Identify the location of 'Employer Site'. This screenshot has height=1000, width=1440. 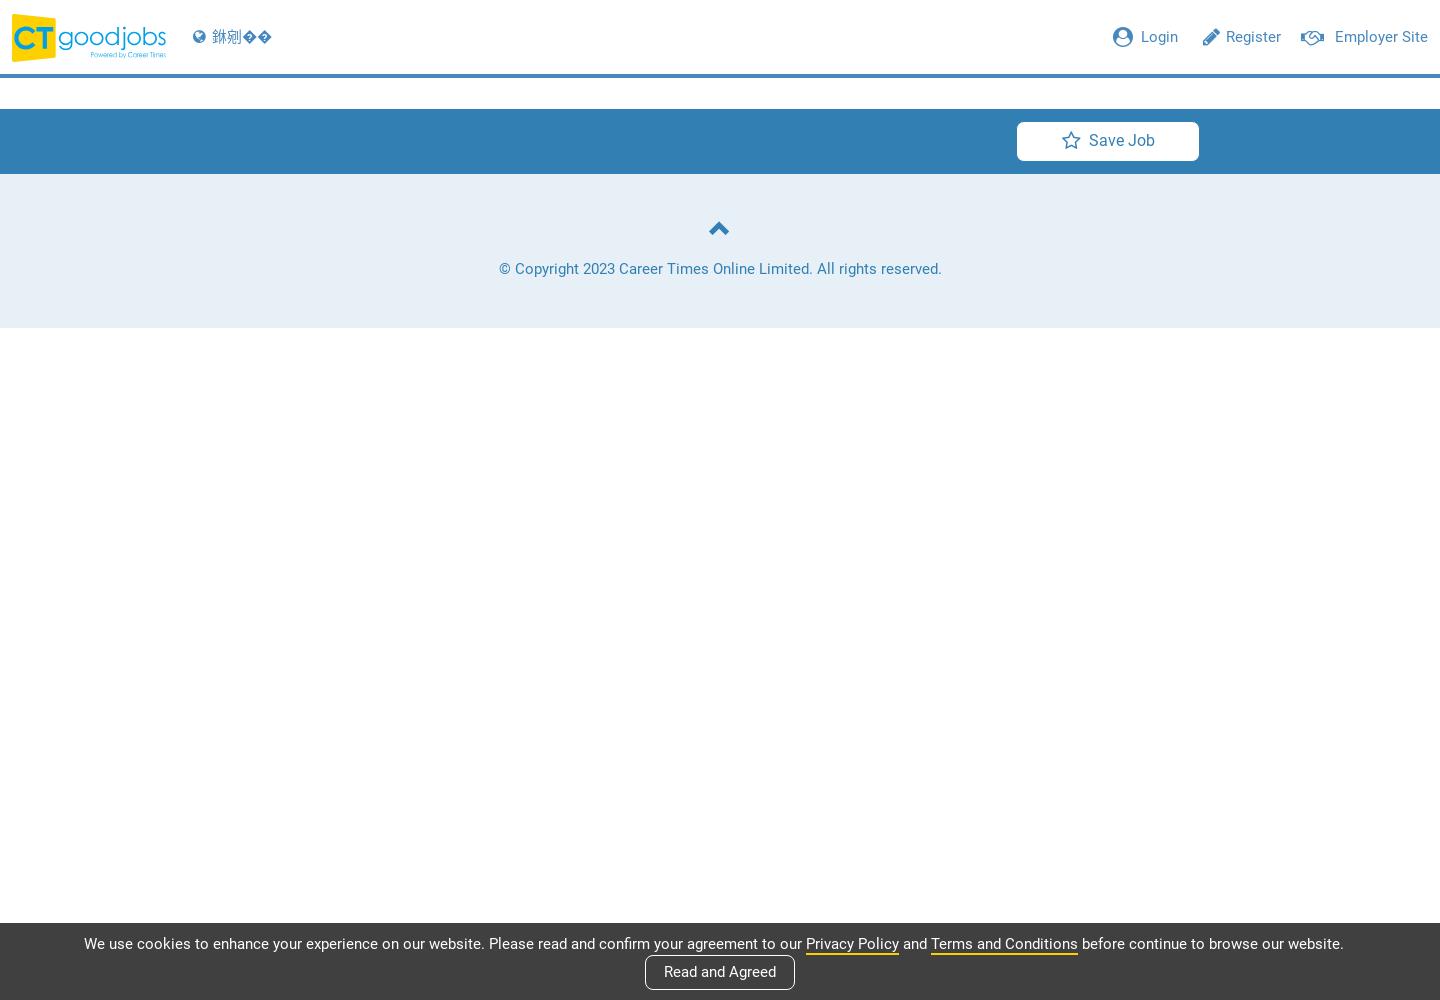
(1334, 37).